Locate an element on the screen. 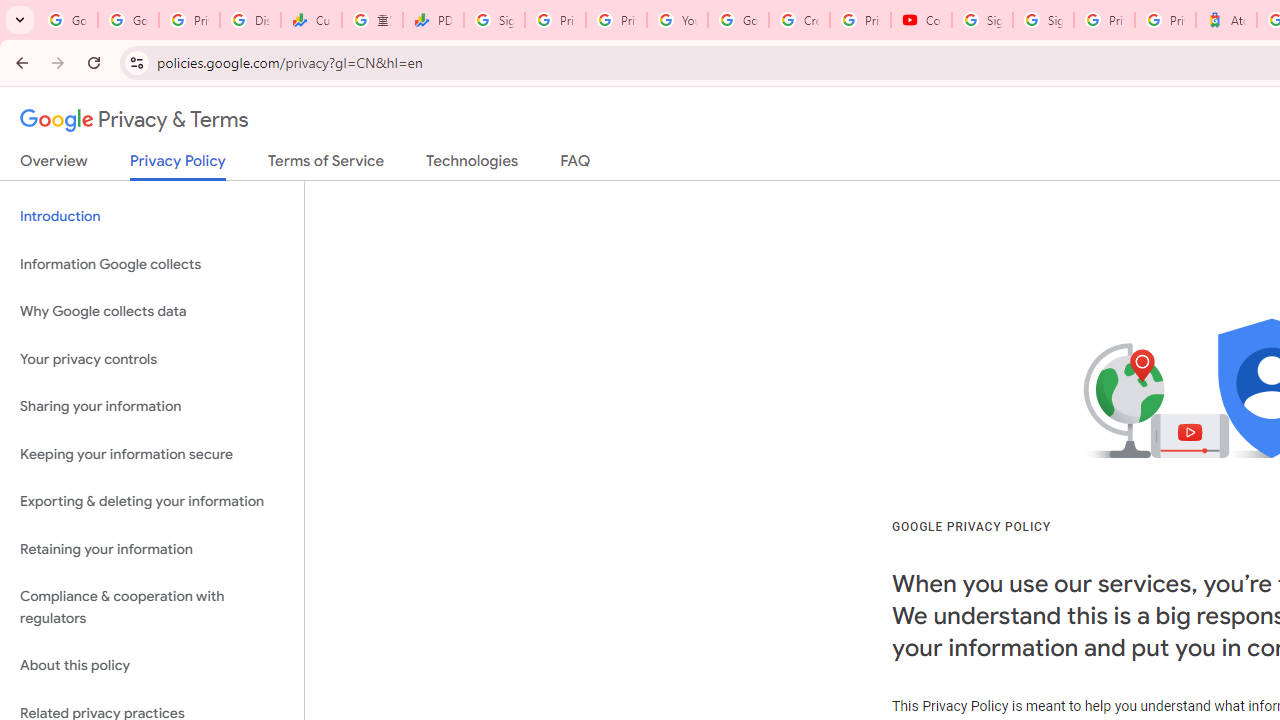  'Keeping your information secure' is located at coordinates (151, 454).